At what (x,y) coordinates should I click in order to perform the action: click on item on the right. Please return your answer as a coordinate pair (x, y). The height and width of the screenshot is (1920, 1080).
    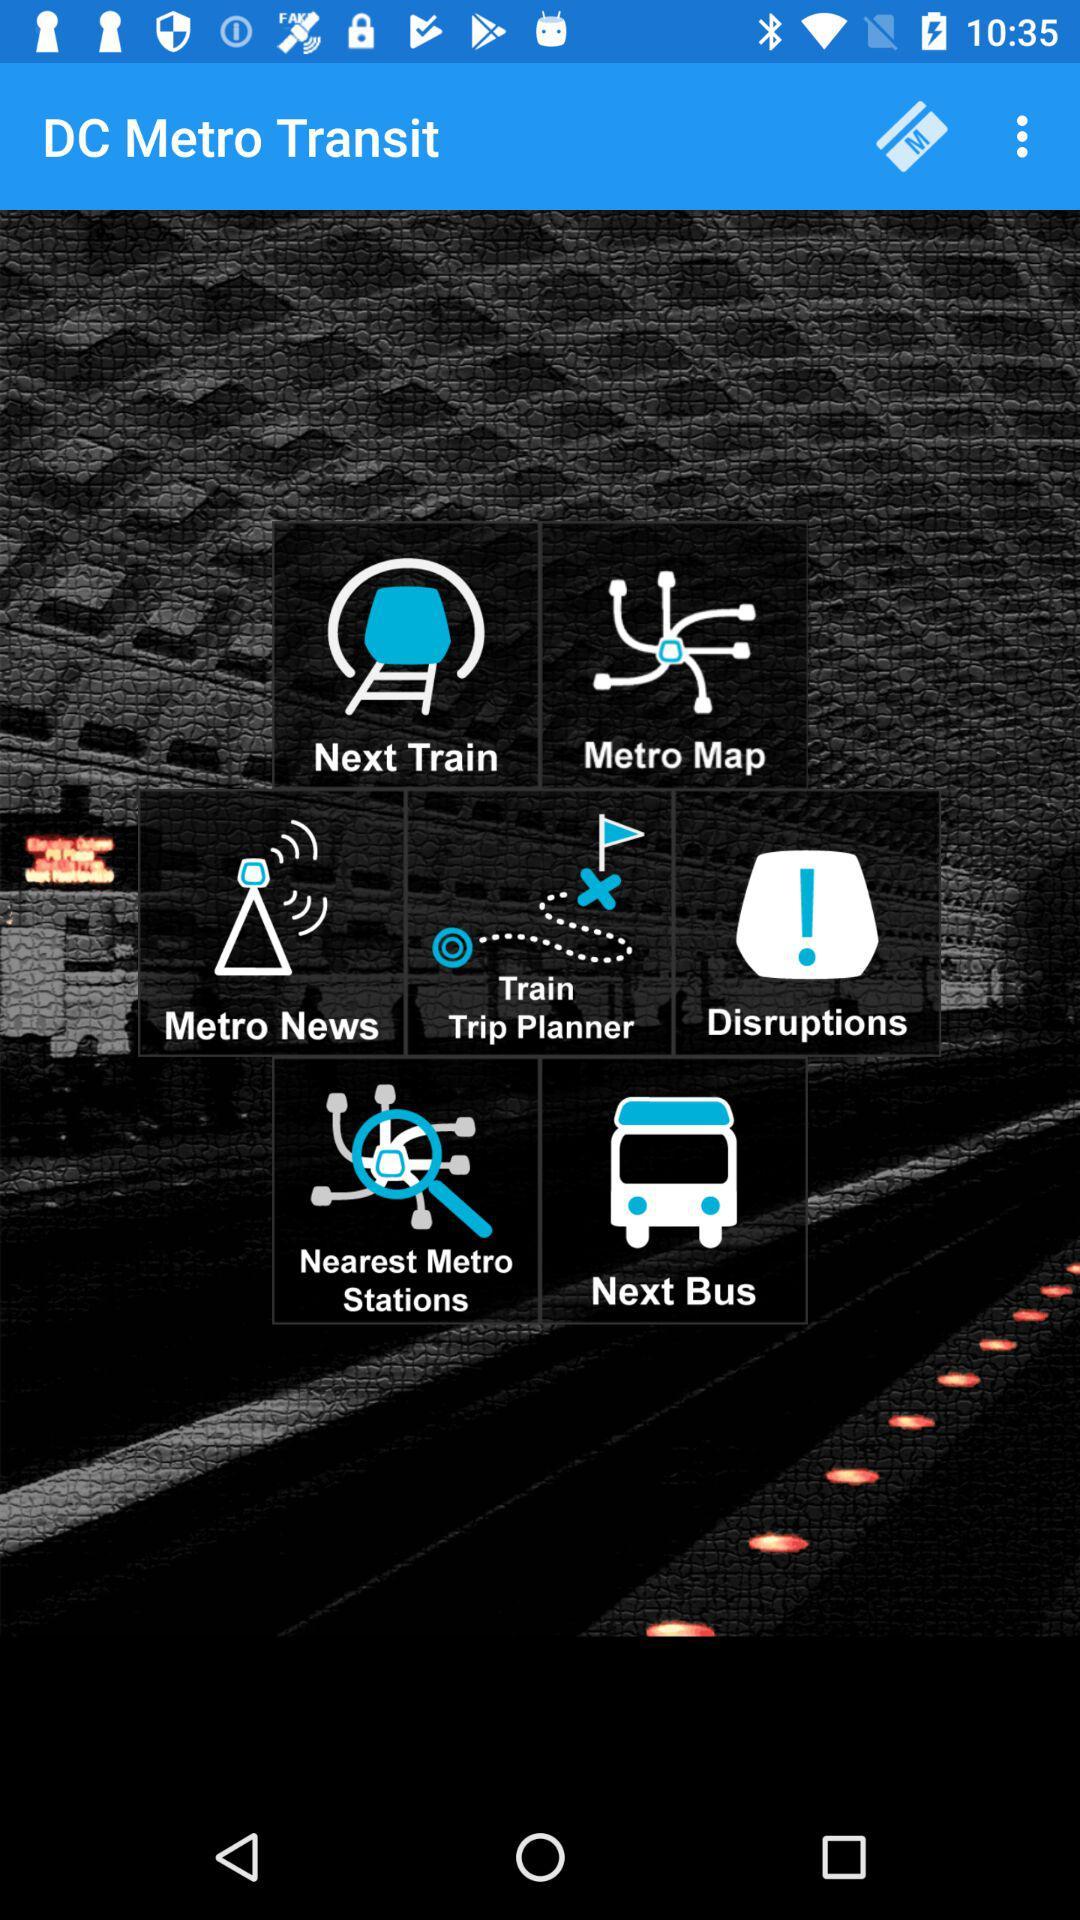
    Looking at the image, I should click on (806, 921).